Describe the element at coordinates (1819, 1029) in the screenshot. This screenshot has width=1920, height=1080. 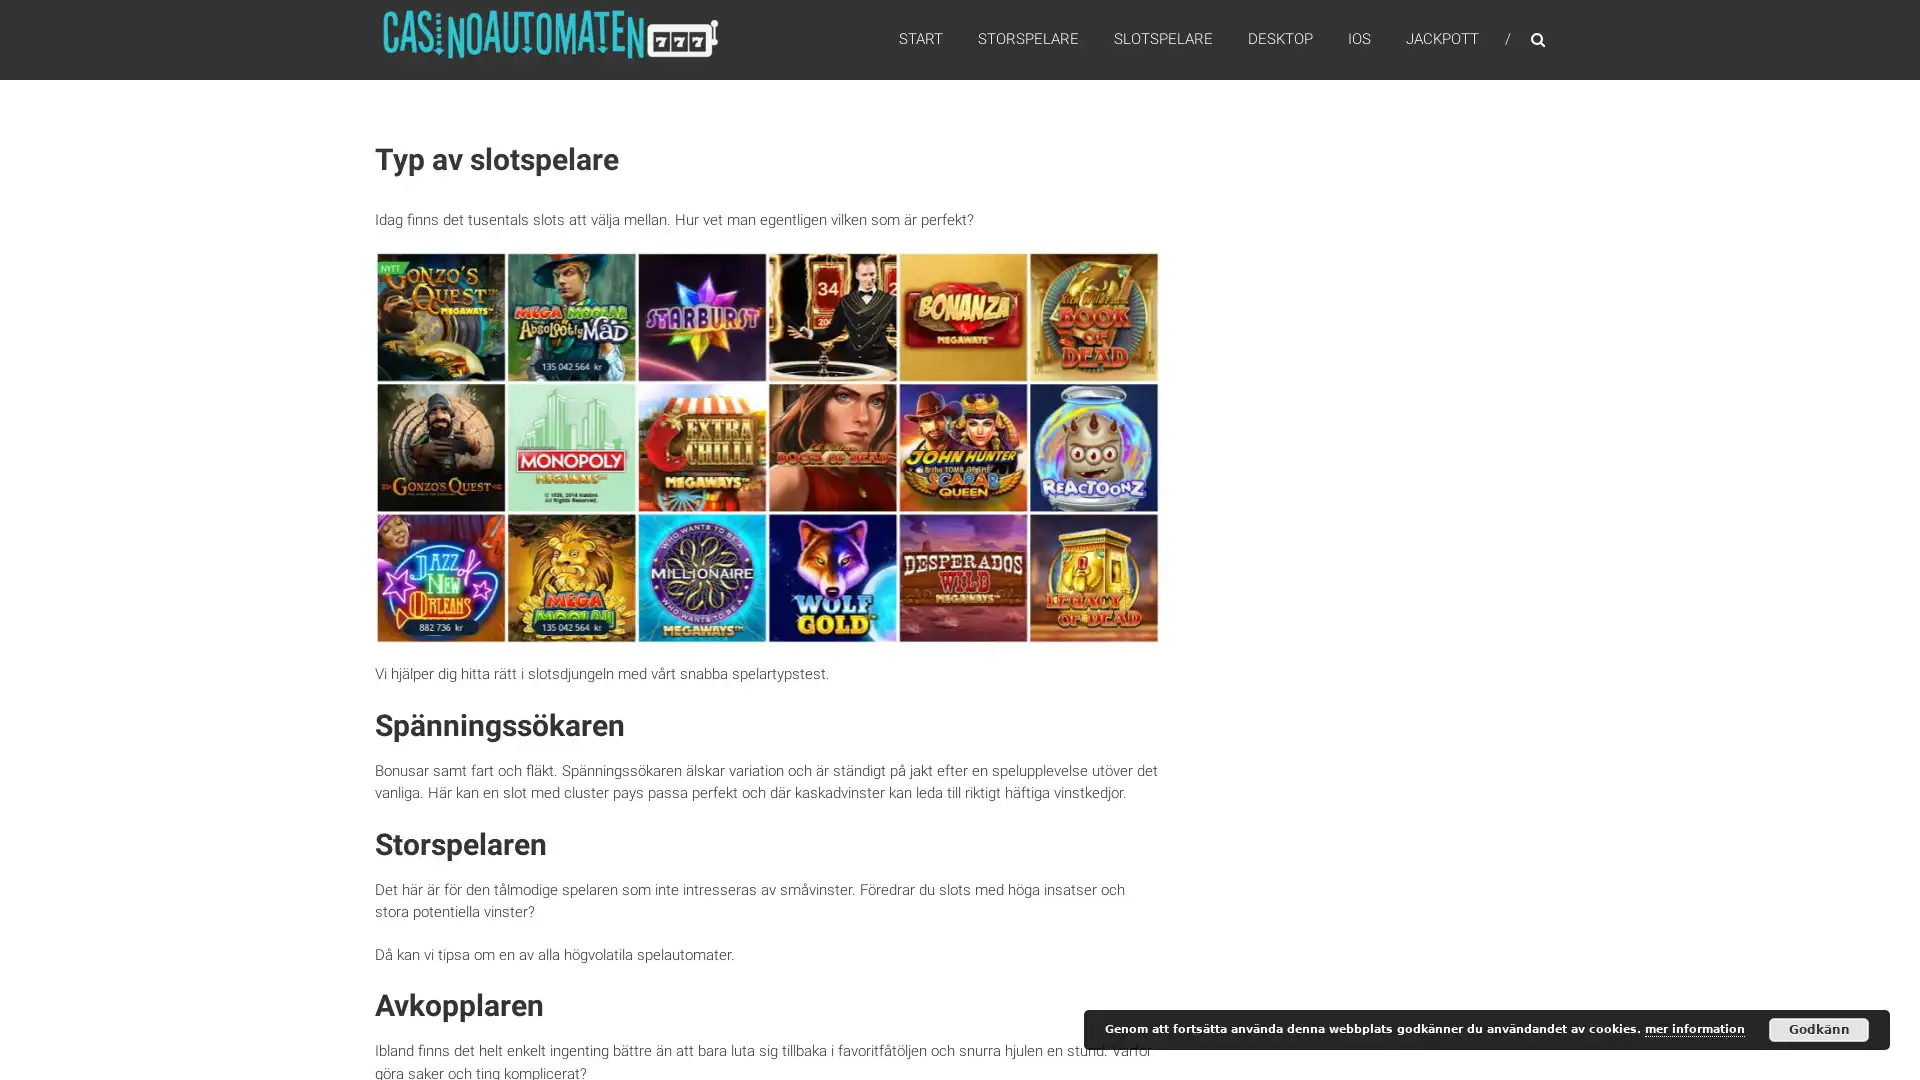
I see `Godkann` at that location.